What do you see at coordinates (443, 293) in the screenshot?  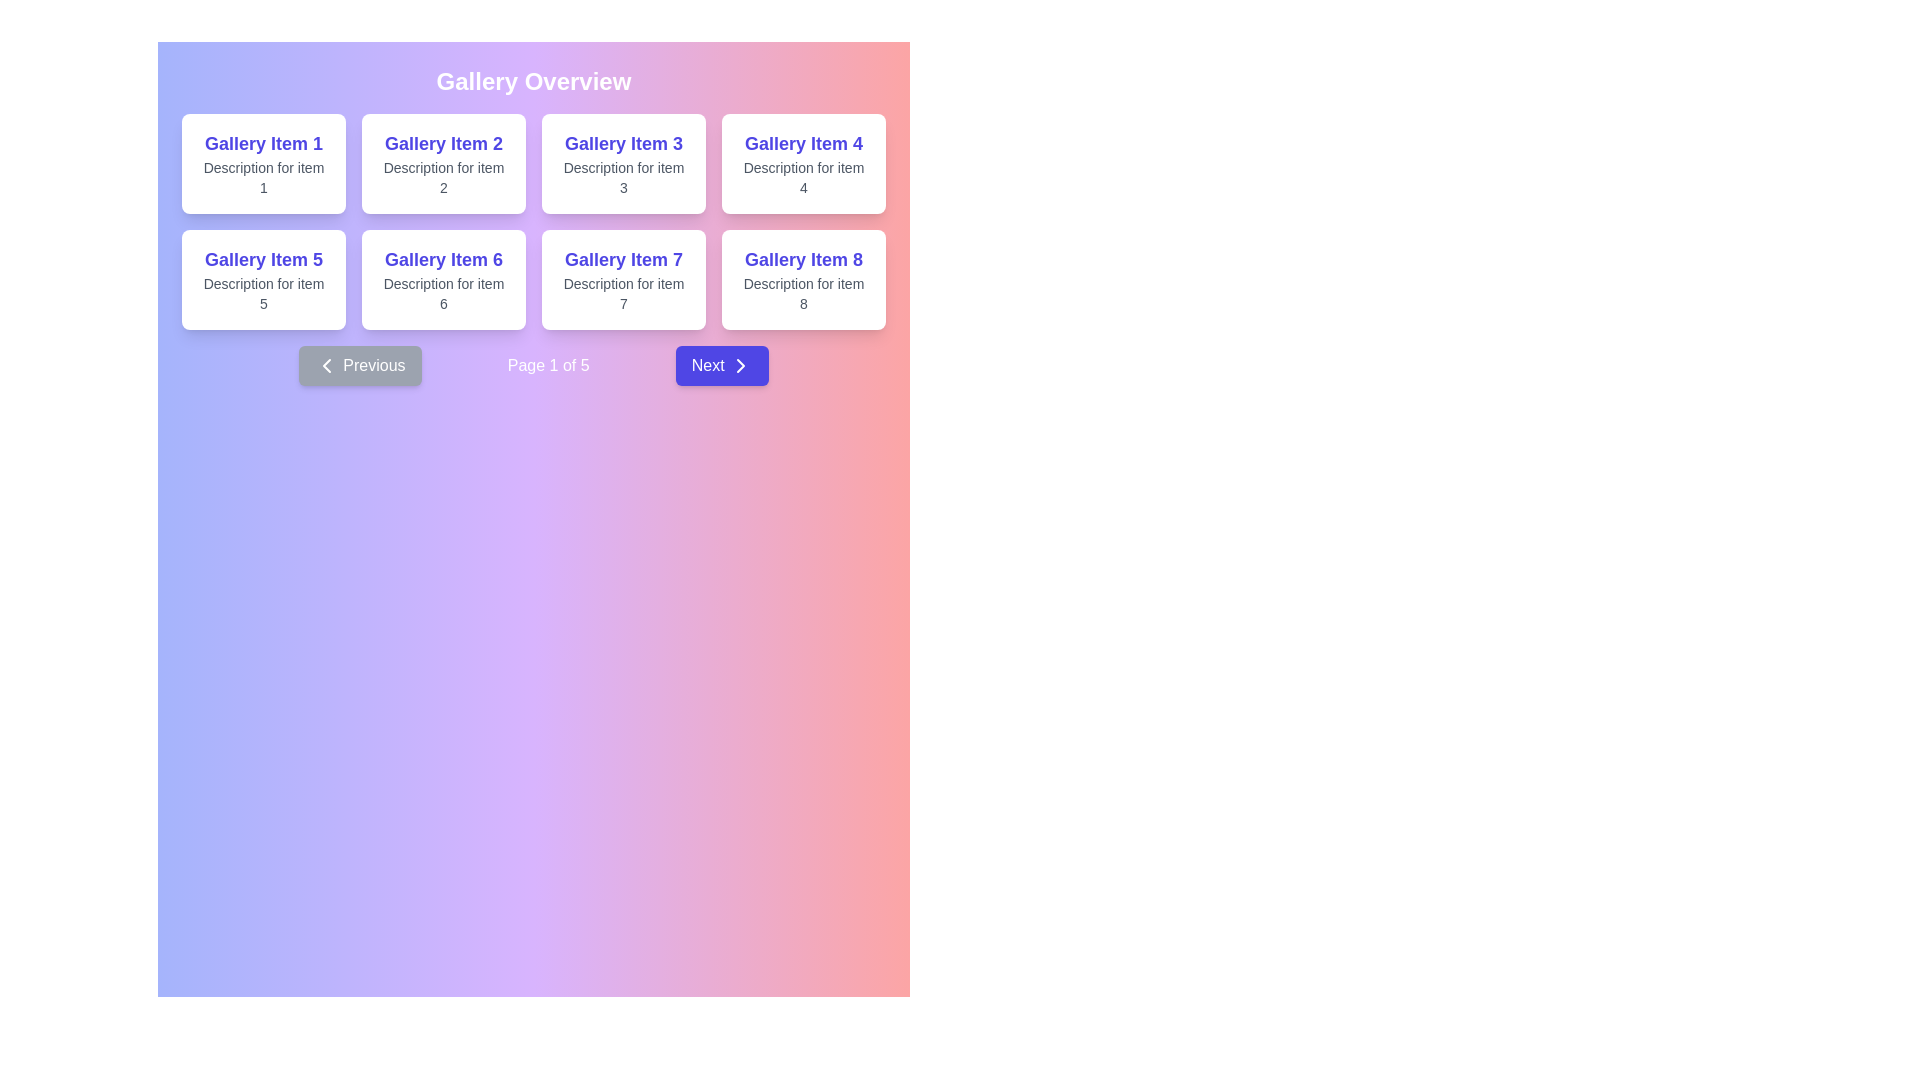 I see `the descriptive text element located in the lower section of the white rectangular card labeled 'Gallery Item 6' to enhance accessibility` at bounding box center [443, 293].